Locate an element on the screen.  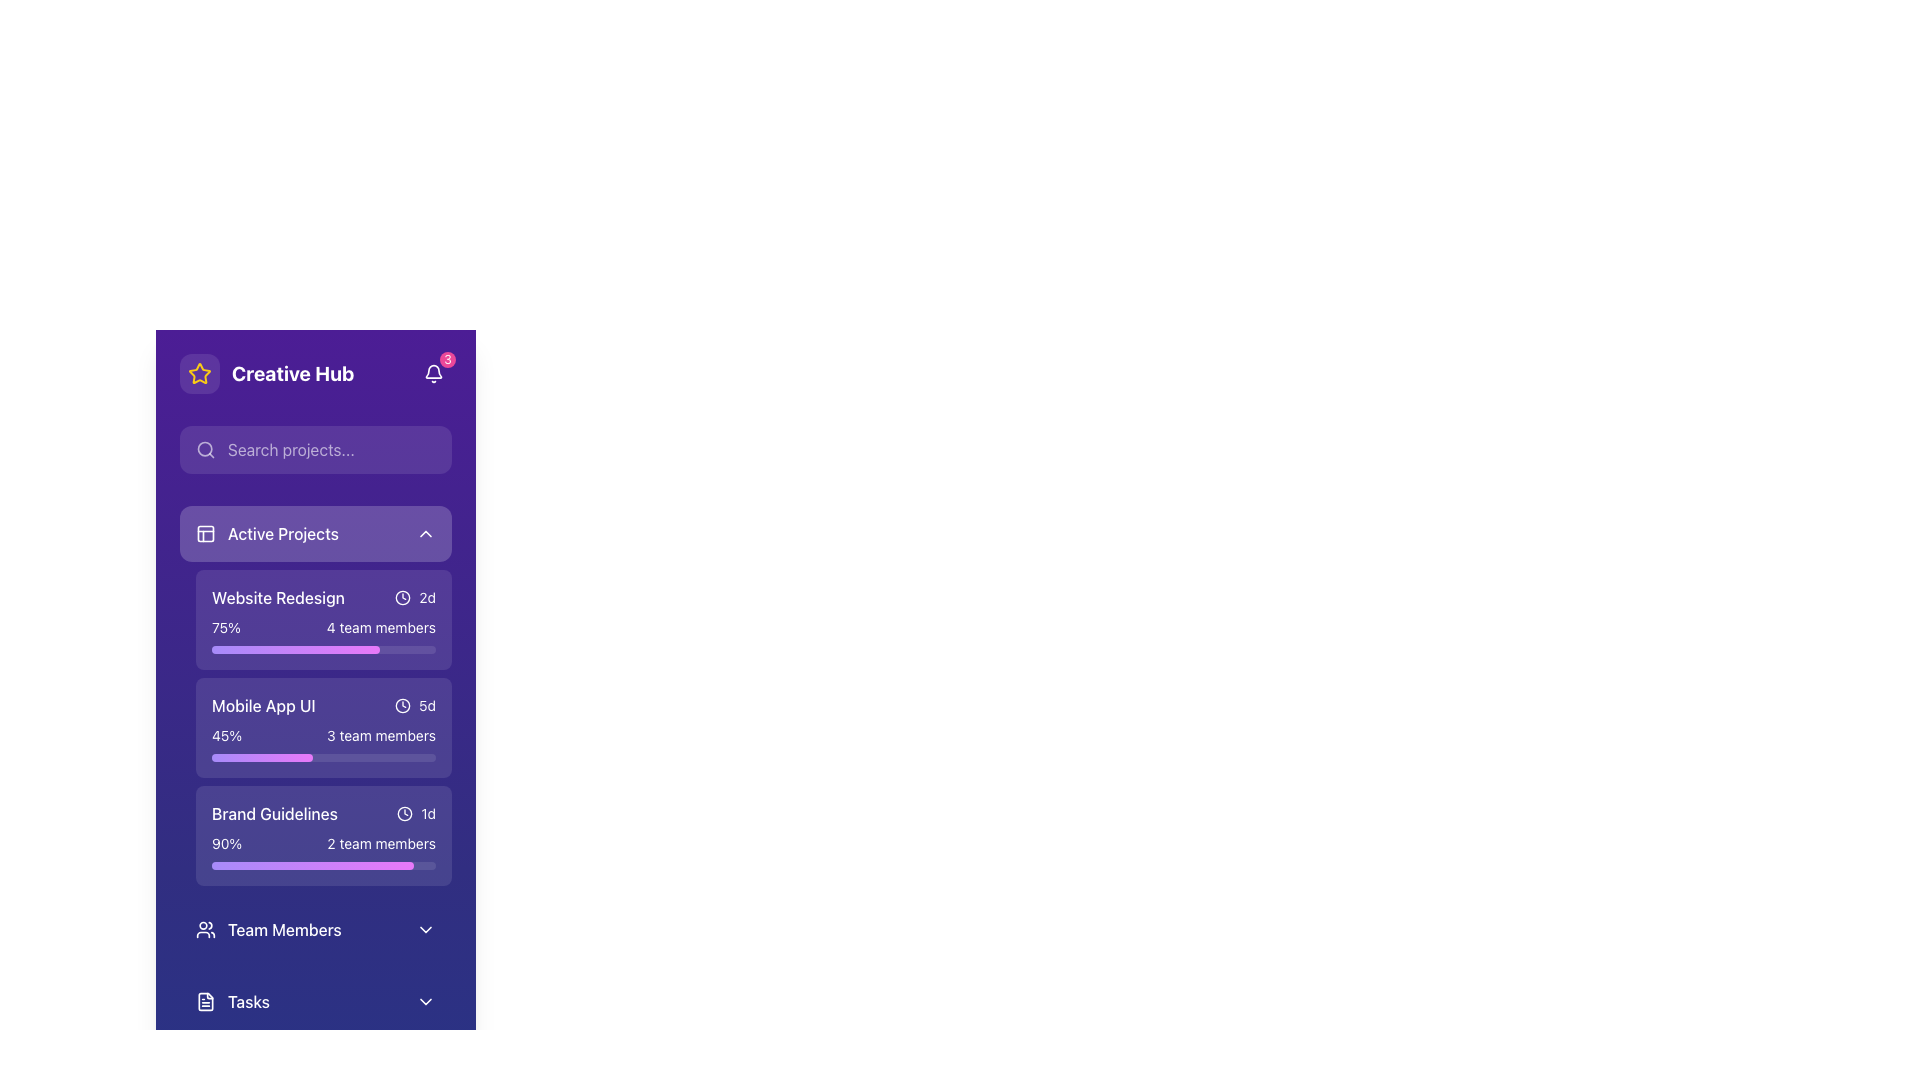
the progress bar is located at coordinates (277, 865).